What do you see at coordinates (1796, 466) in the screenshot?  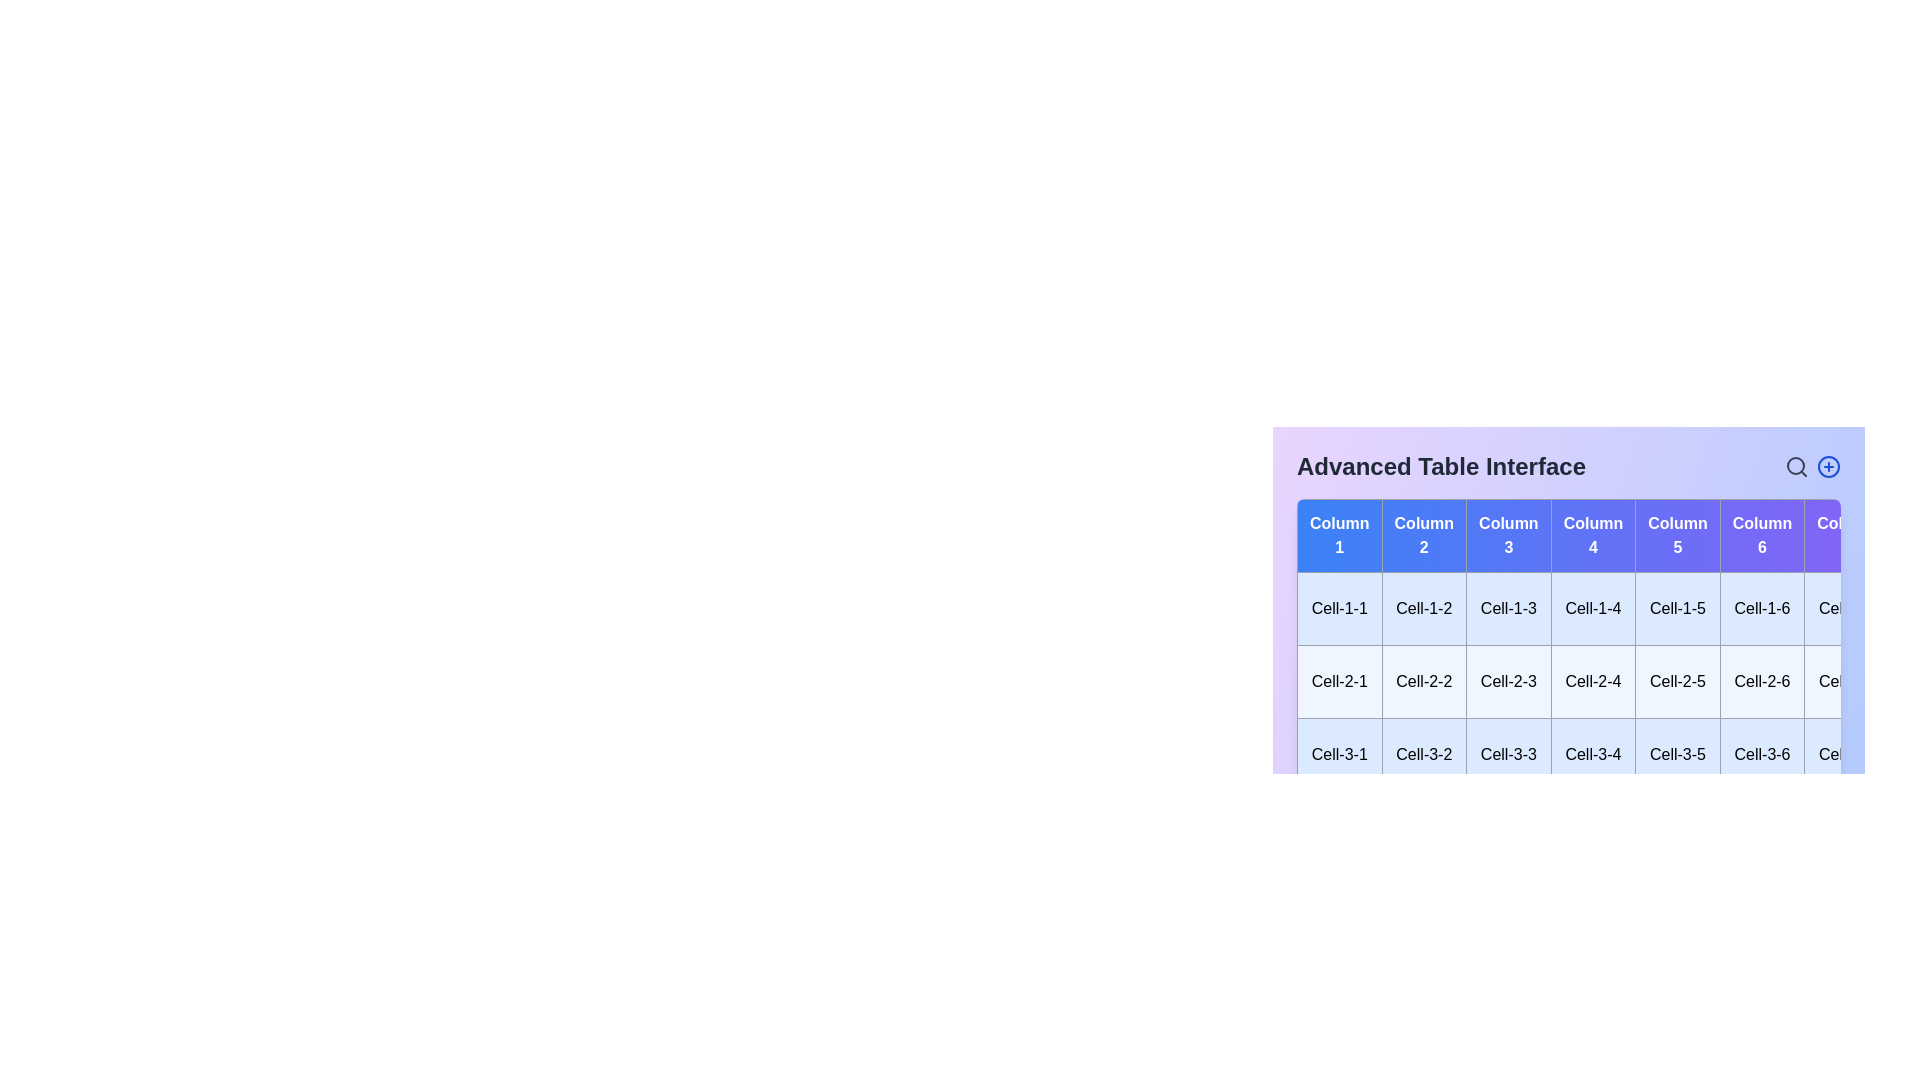 I see `the search icon to initiate a search` at bounding box center [1796, 466].